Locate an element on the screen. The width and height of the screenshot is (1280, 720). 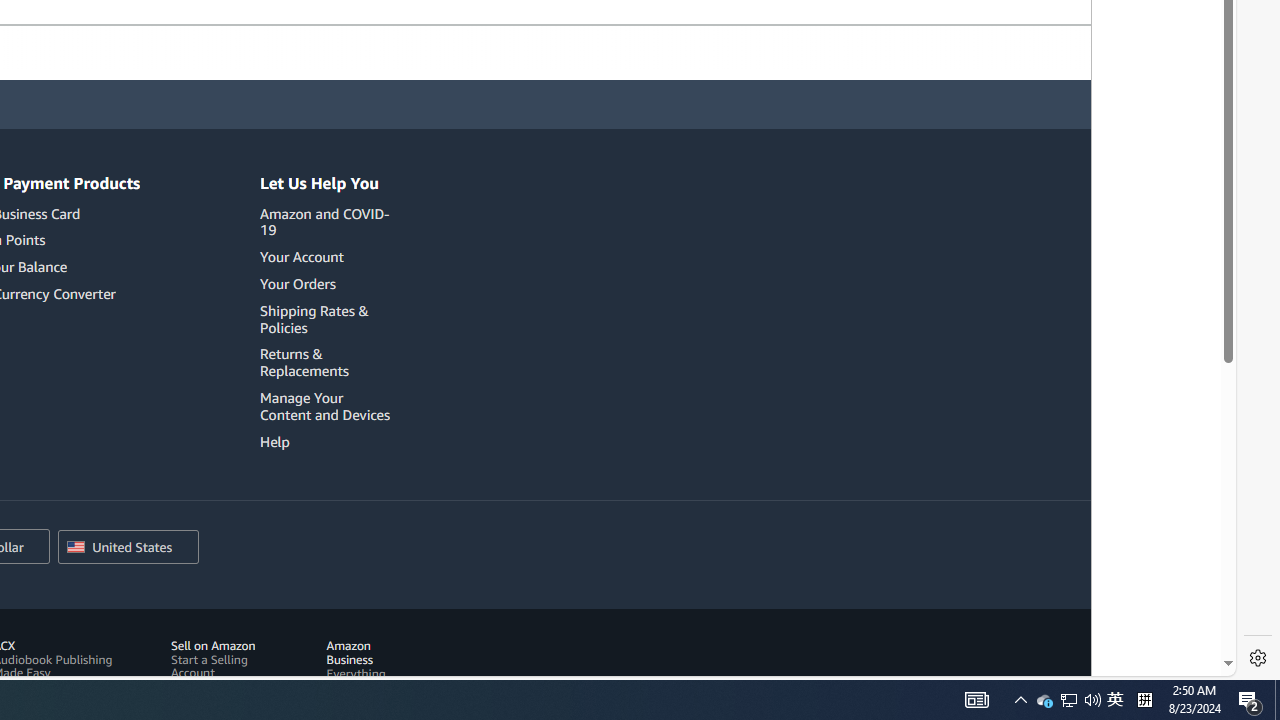
'Help' is located at coordinates (274, 440).